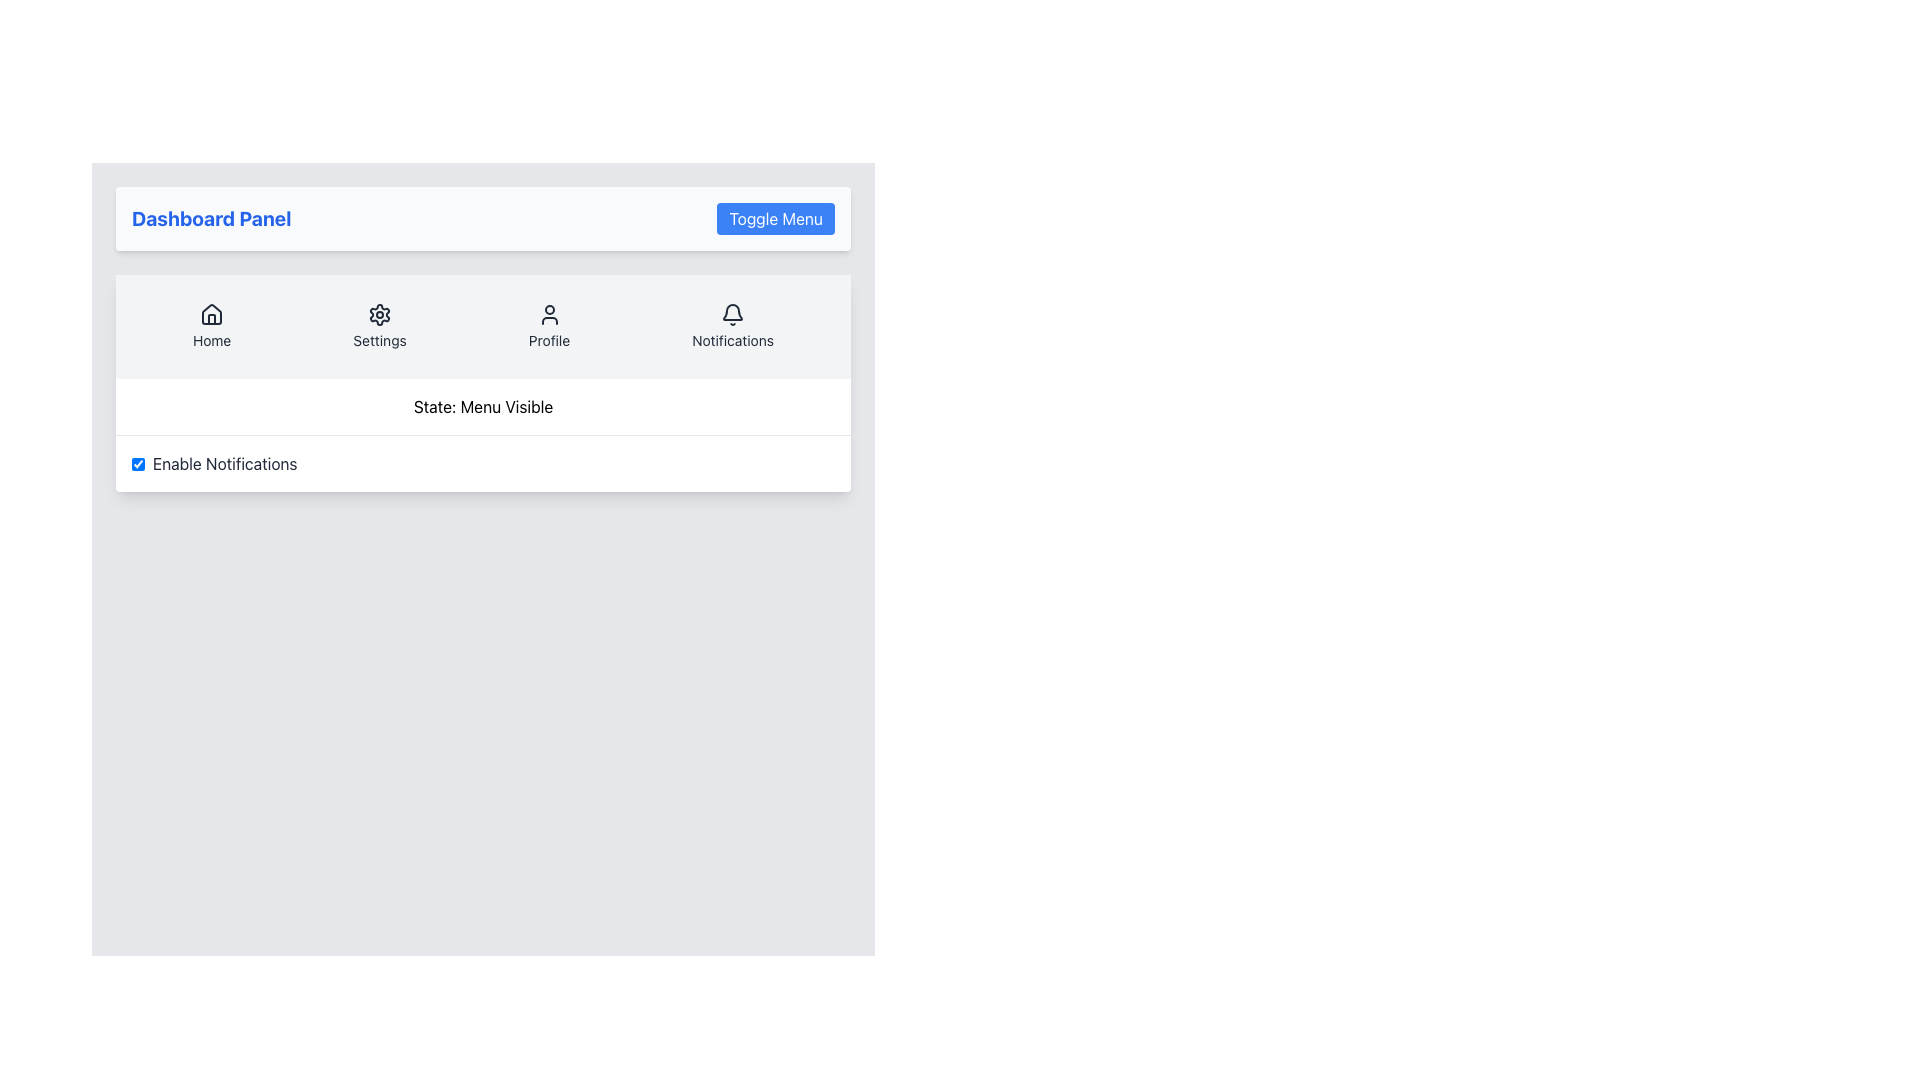 This screenshot has width=1920, height=1080. I want to click on the bell icon associated with notifications, located at the top right of the menu bar above the 'Notifications' text label, so click(732, 315).